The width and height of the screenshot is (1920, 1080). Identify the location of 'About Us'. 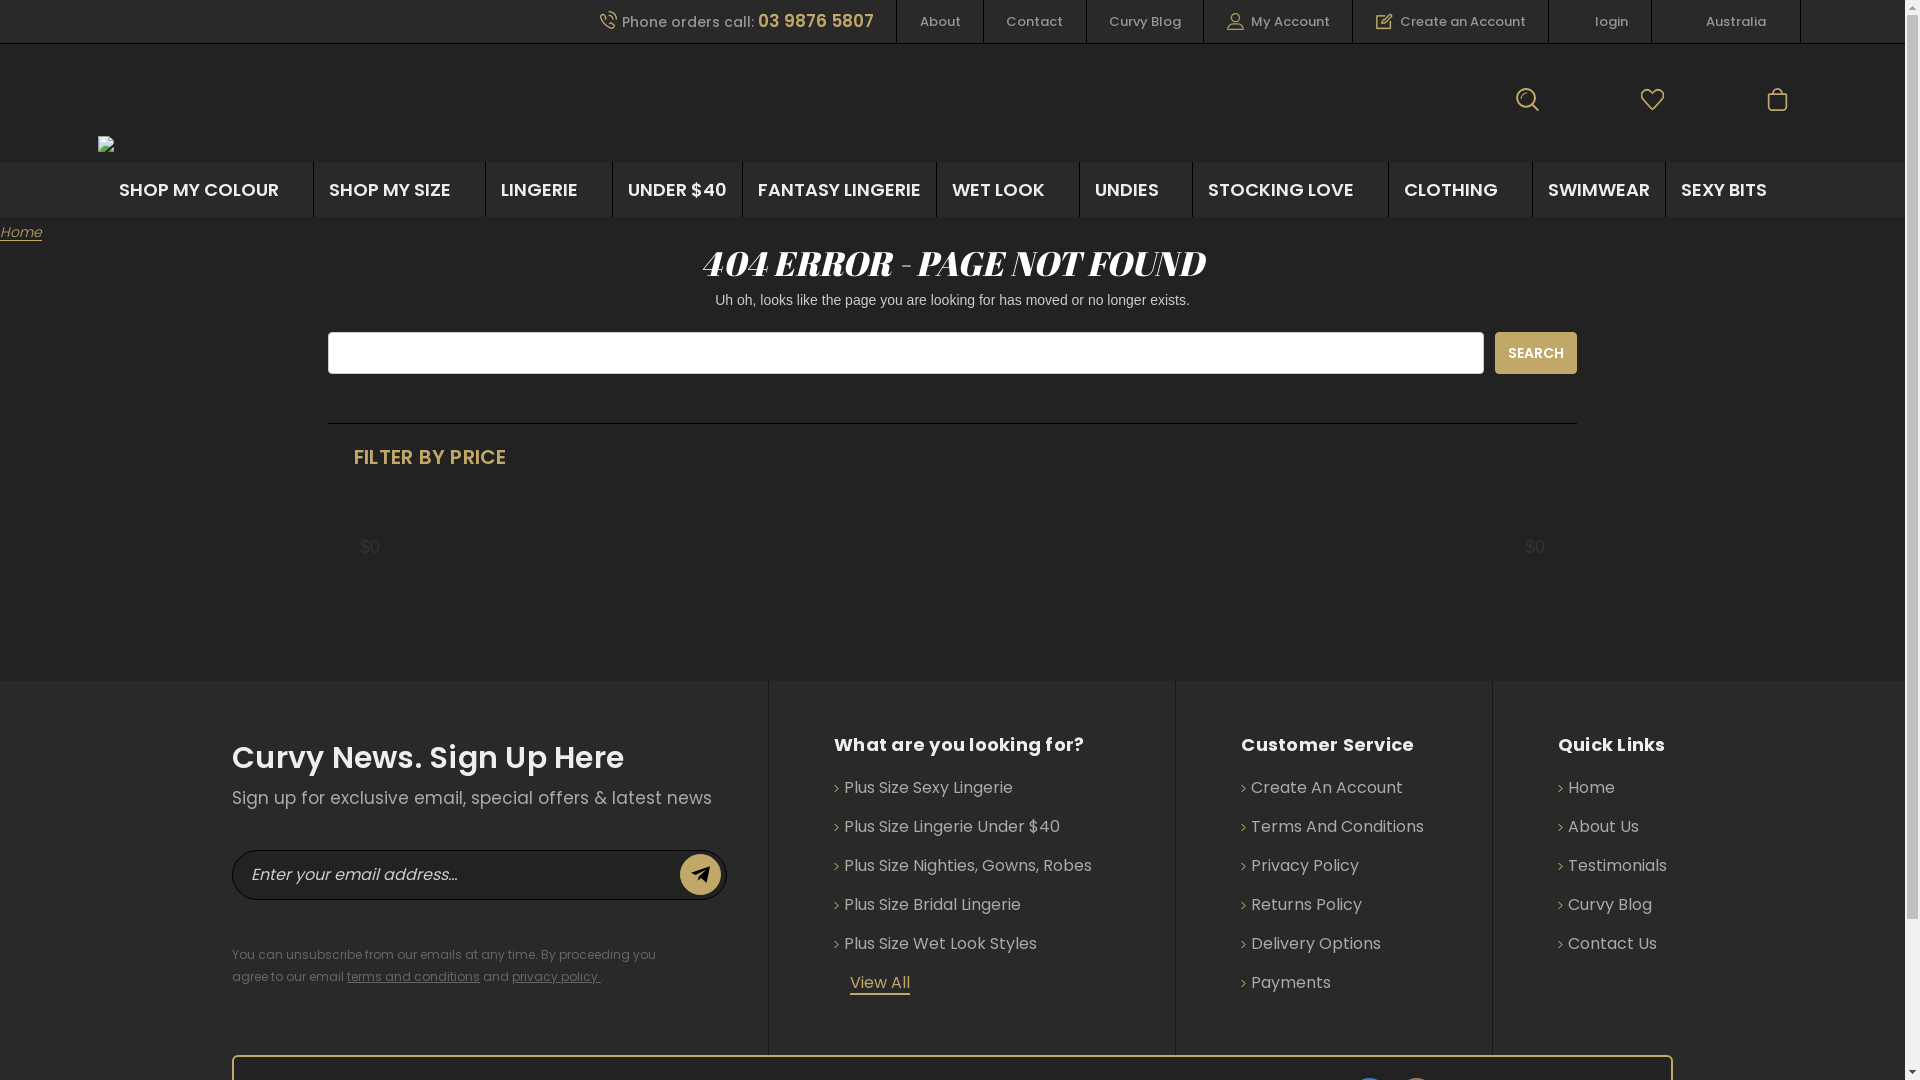
(1597, 826).